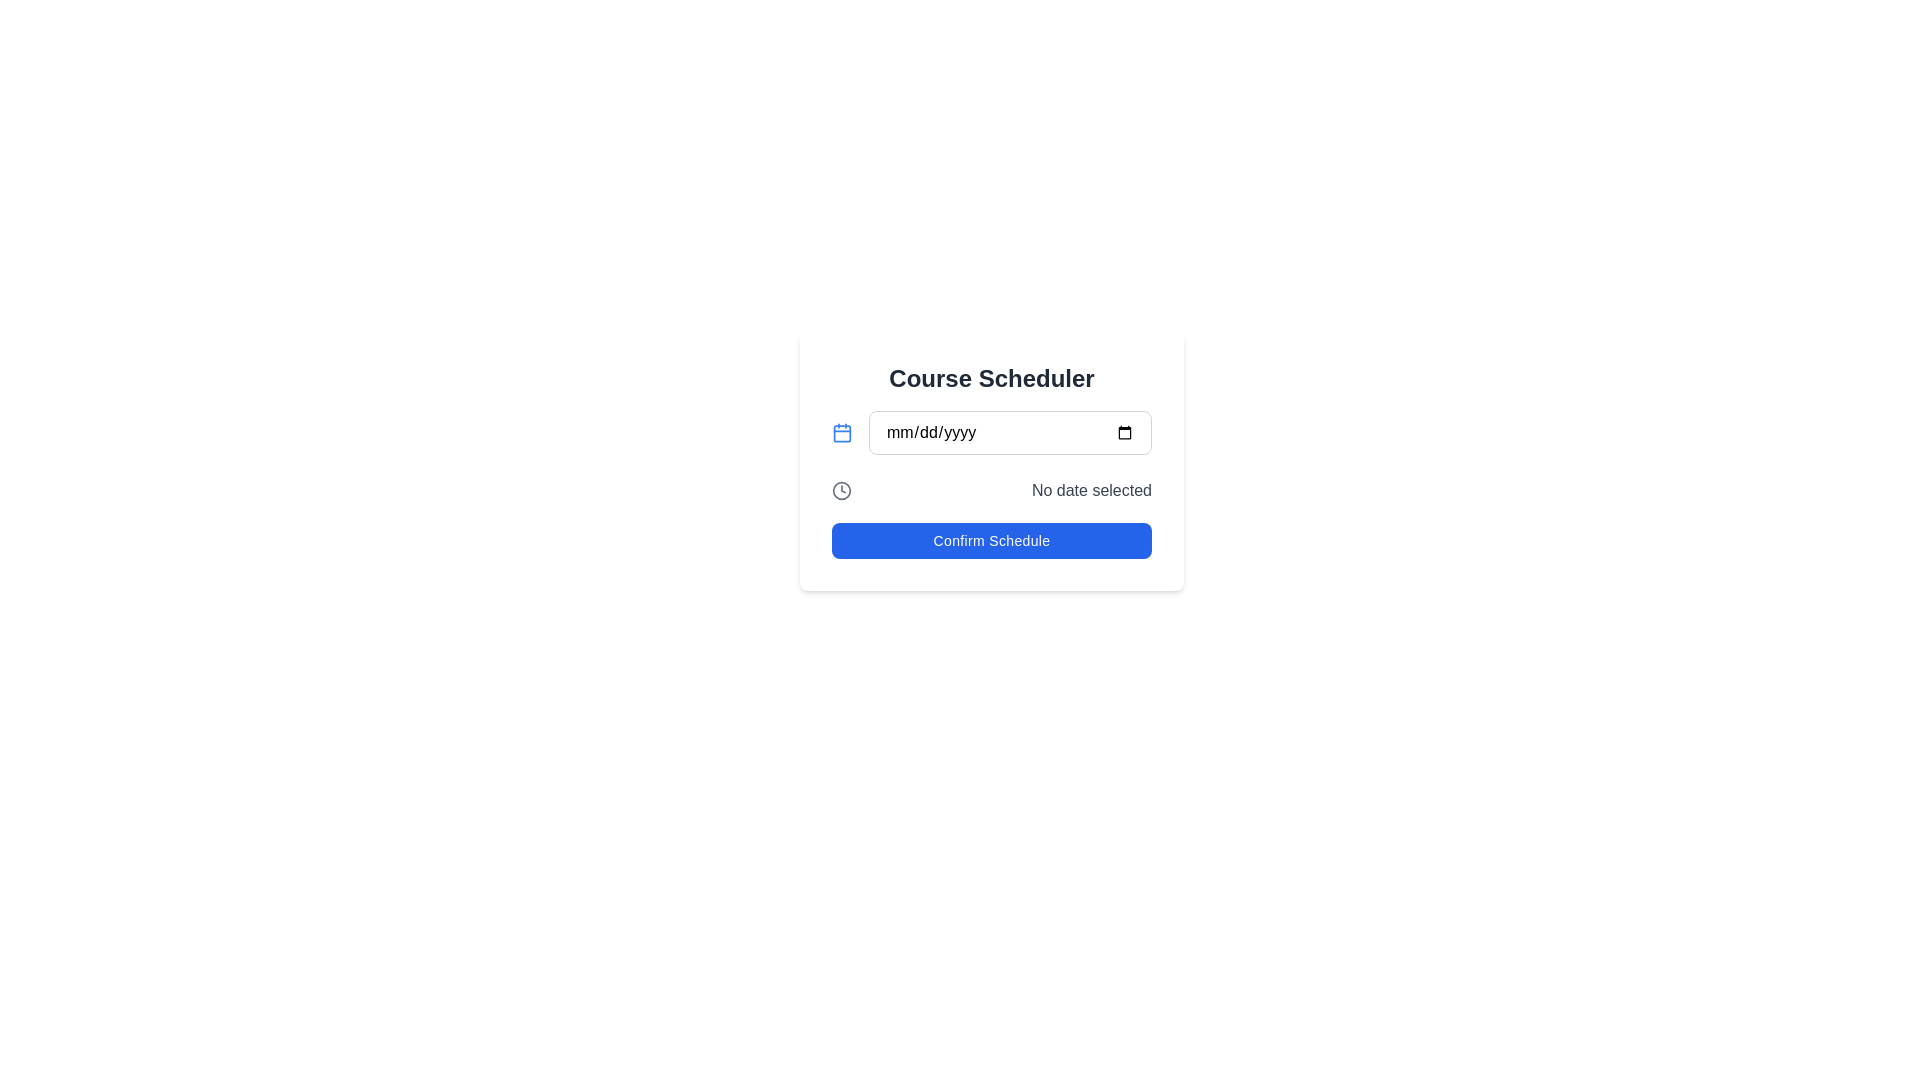 Image resolution: width=1920 pixels, height=1080 pixels. What do you see at coordinates (841, 490) in the screenshot?
I see `the gray circular icon within the clock icon, located below the input field labeled 'mm/dd/yyyy'` at bounding box center [841, 490].